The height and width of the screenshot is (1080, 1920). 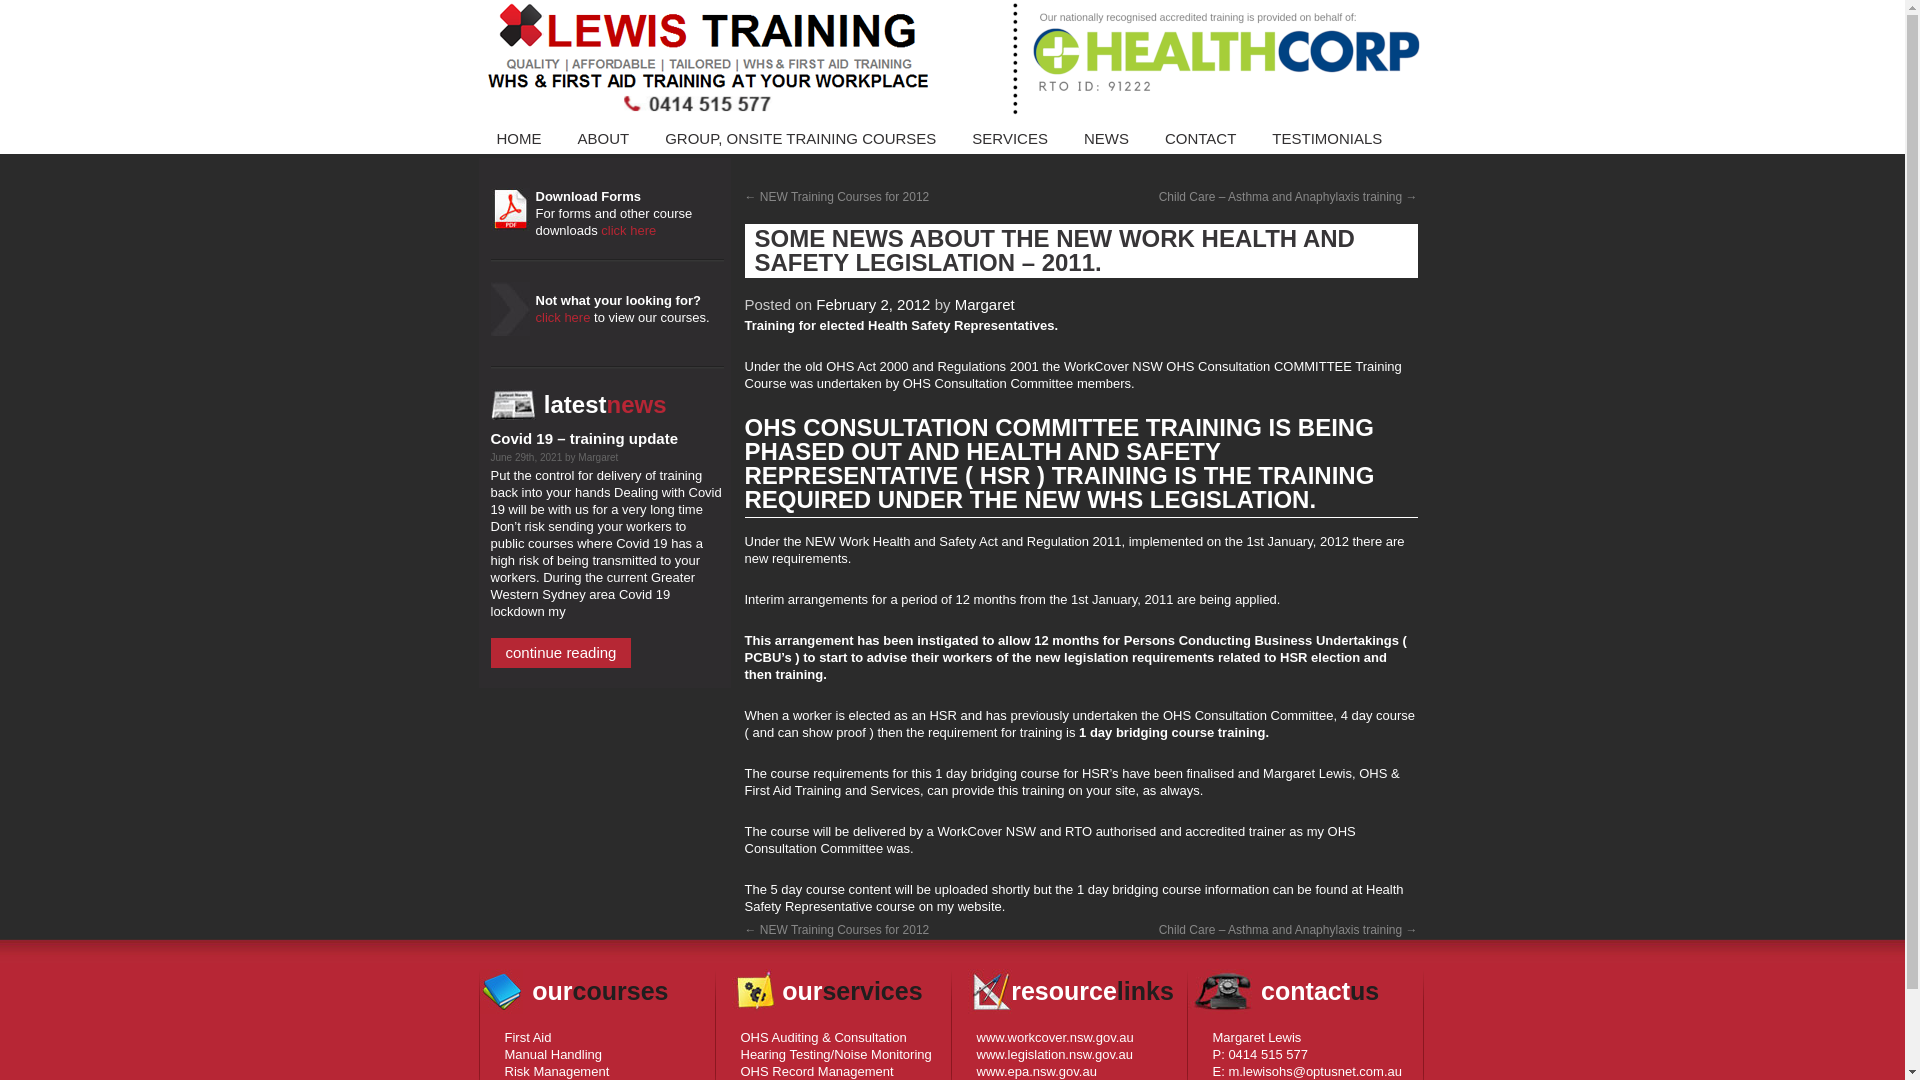 What do you see at coordinates (1009, 137) in the screenshot?
I see `'SERVICES'` at bounding box center [1009, 137].